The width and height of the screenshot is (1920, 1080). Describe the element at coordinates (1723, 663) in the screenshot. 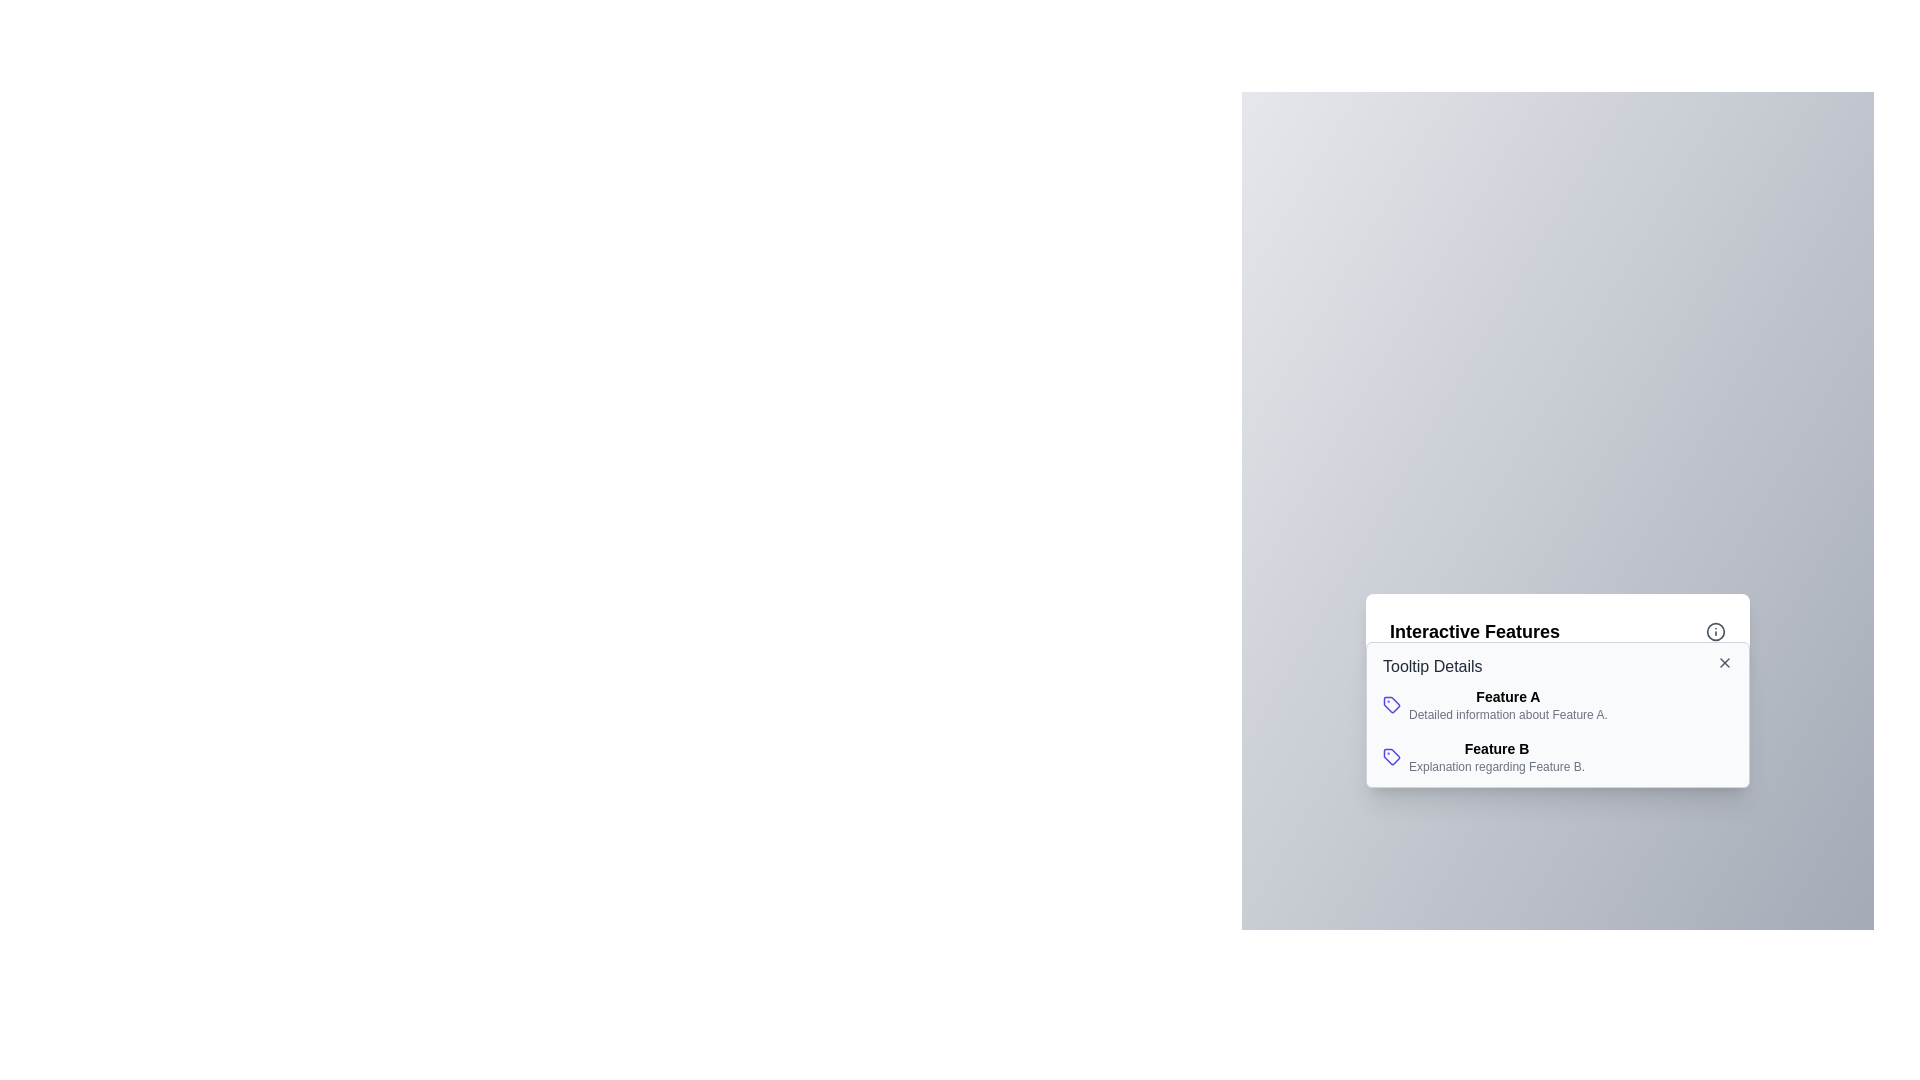

I see `the close button located in the top-right corner of the 'Tooltip Details' dialog` at that location.